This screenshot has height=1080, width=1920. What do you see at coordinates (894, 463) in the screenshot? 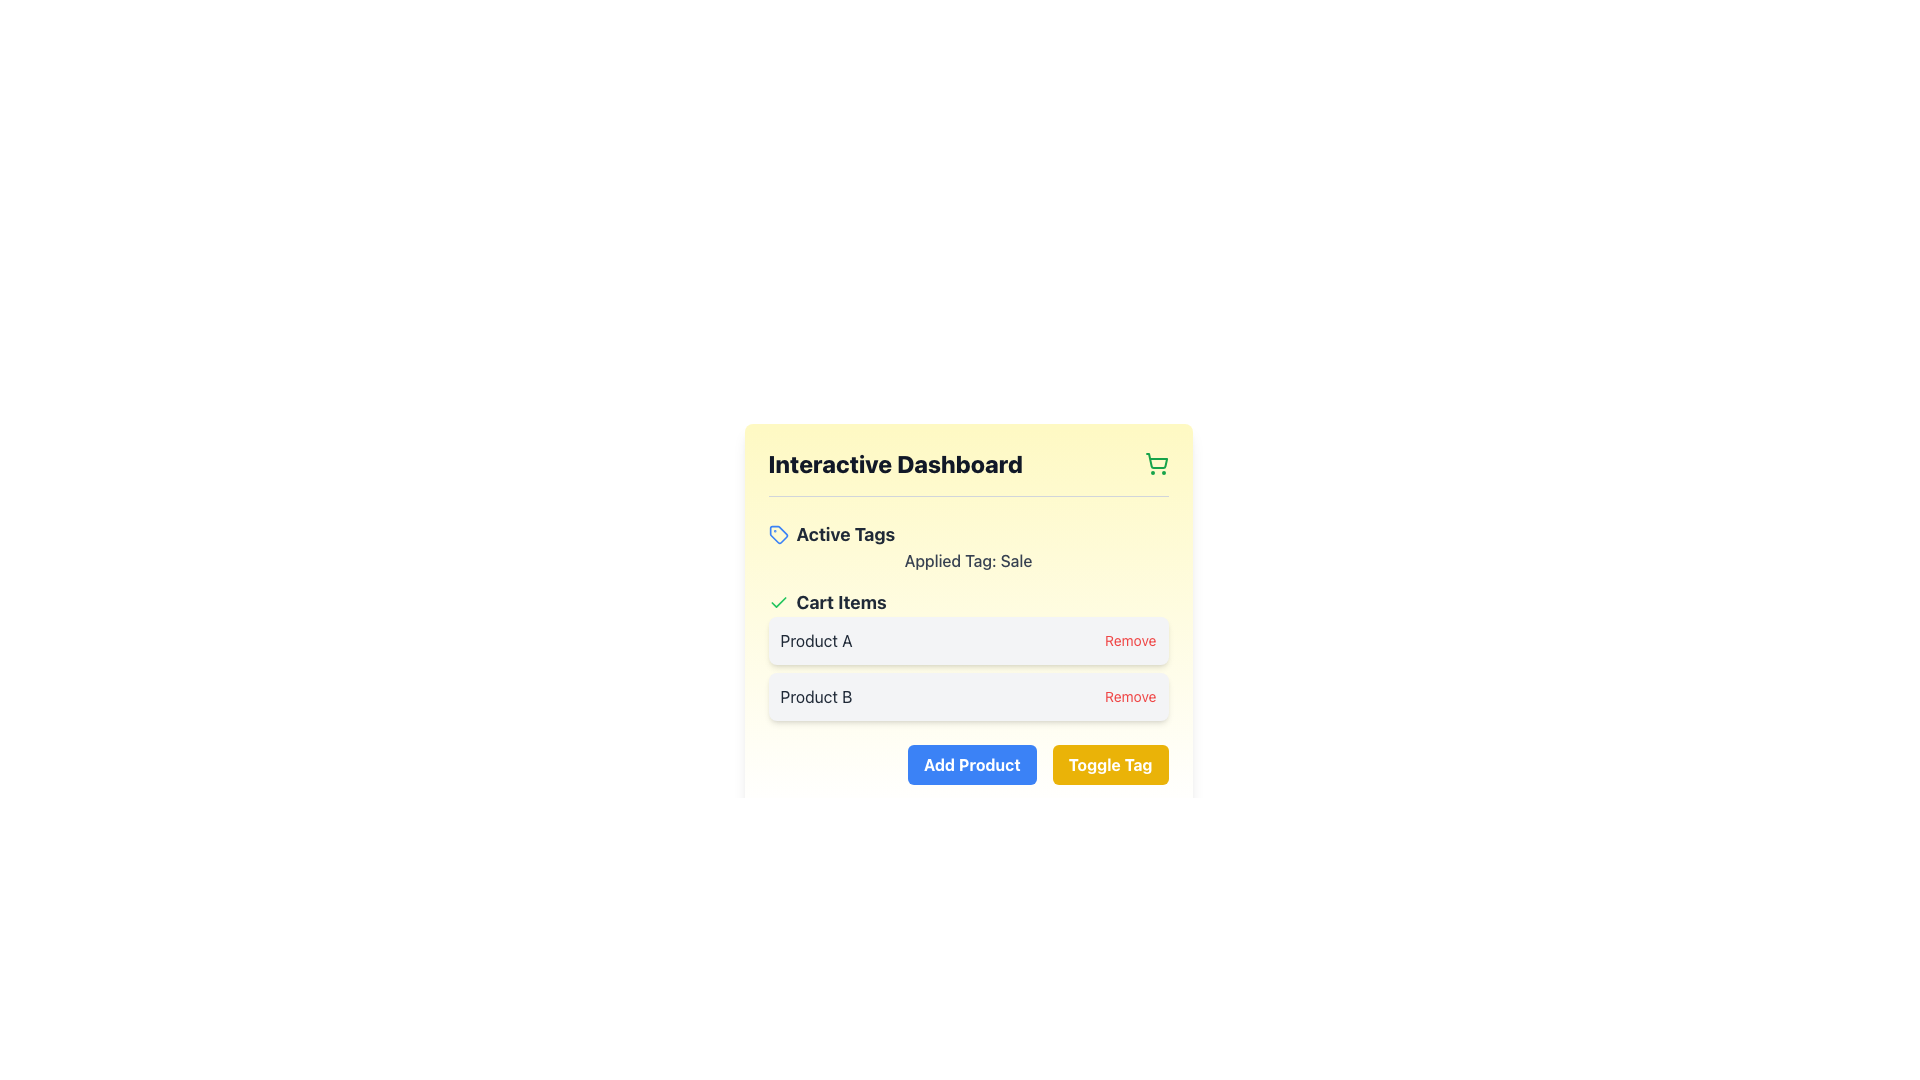
I see `text from the prominent heading or title Text Label positioned on the left side of the section, which serves to indicate the purpose or functionality of the area below` at bounding box center [894, 463].